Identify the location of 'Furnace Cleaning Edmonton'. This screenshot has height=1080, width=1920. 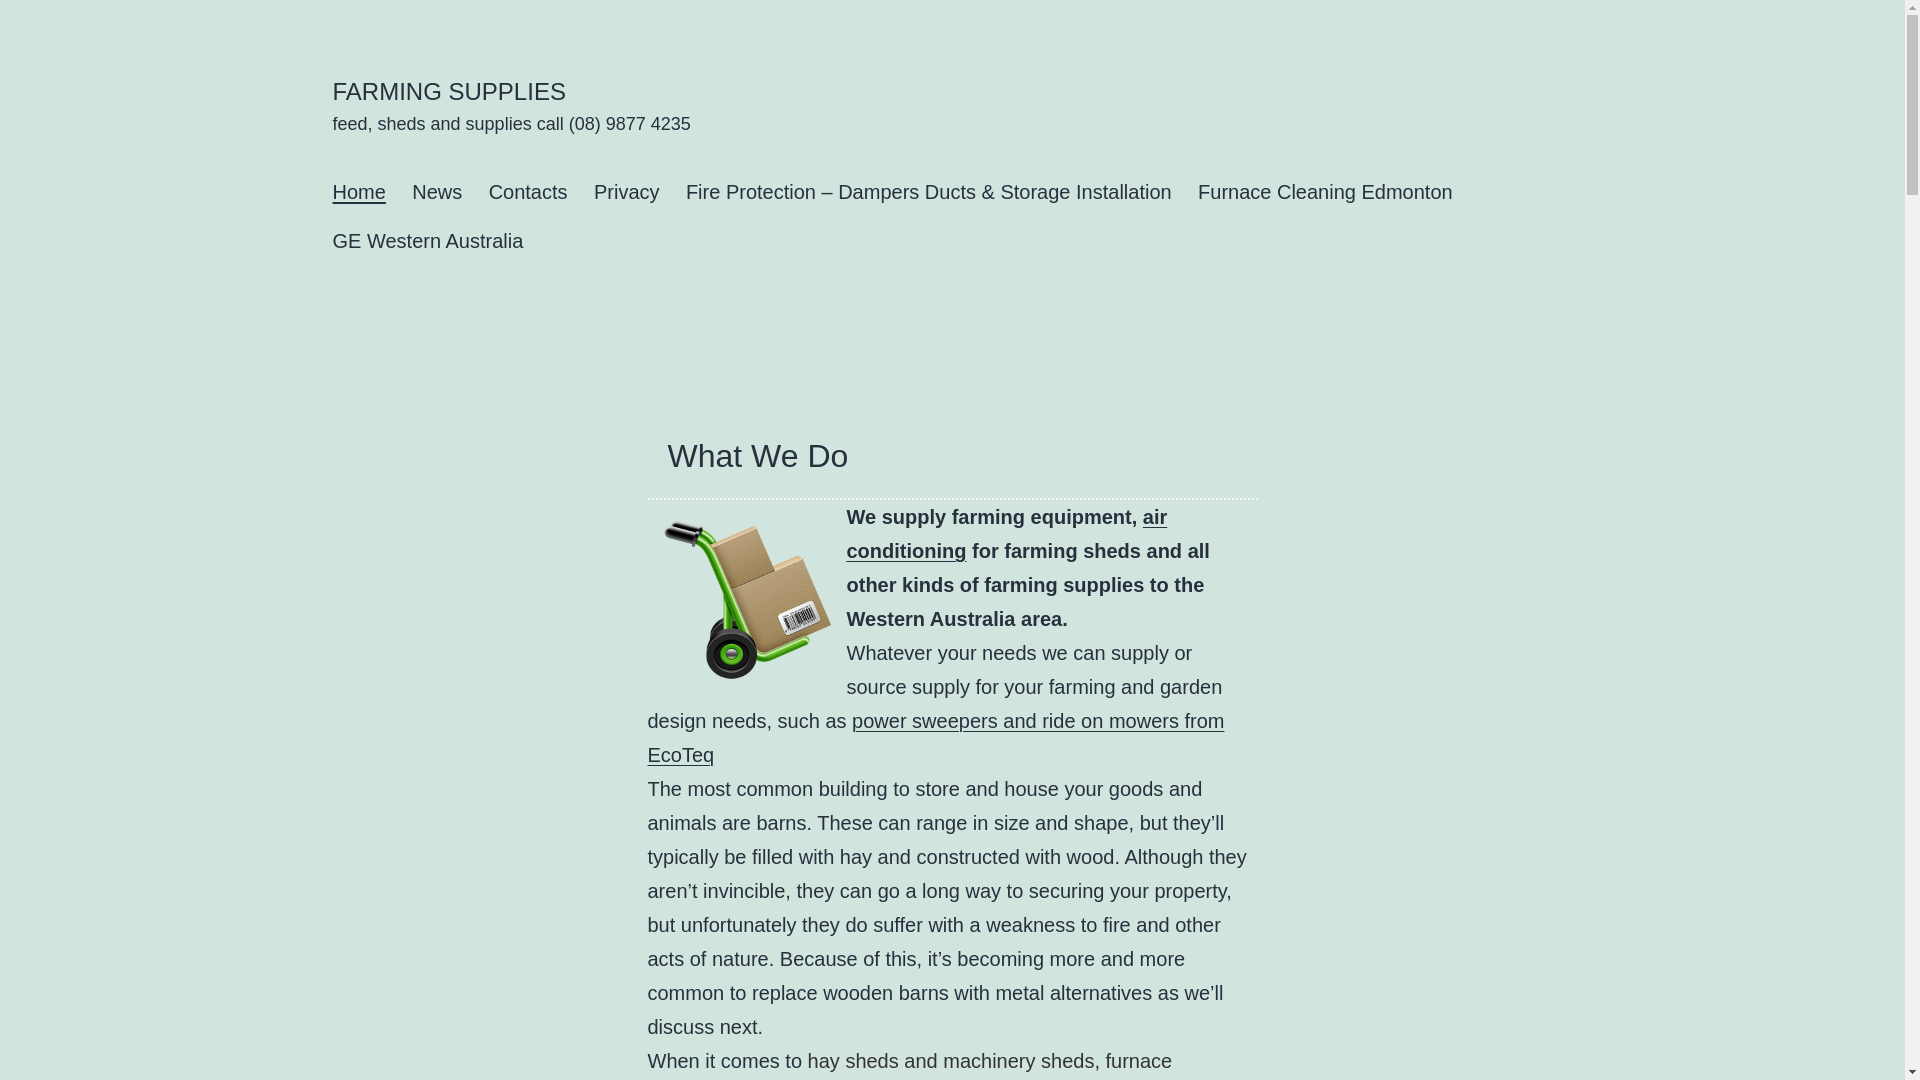
(1325, 191).